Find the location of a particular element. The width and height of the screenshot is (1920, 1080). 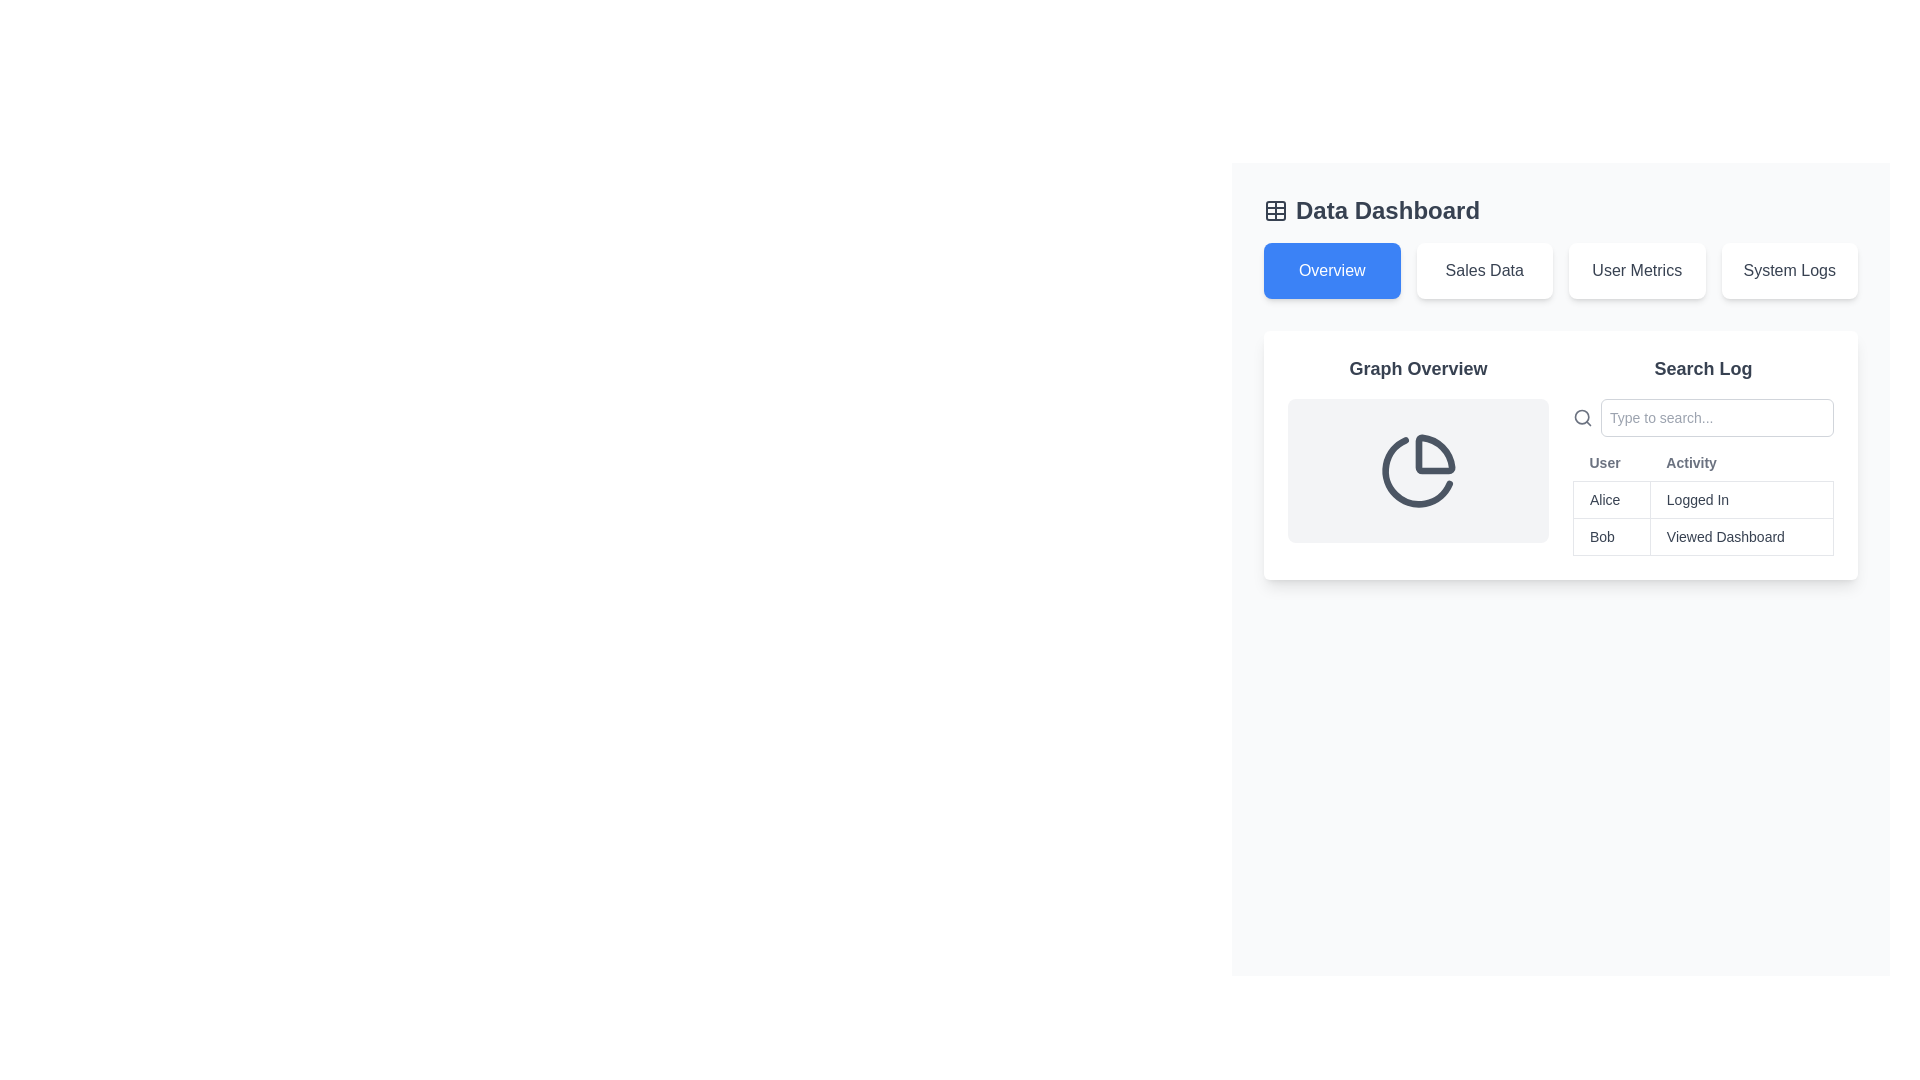

the lower segment of the pie chart icon located below the 'Graph Overview' label is located at coordinates (1416, 472).